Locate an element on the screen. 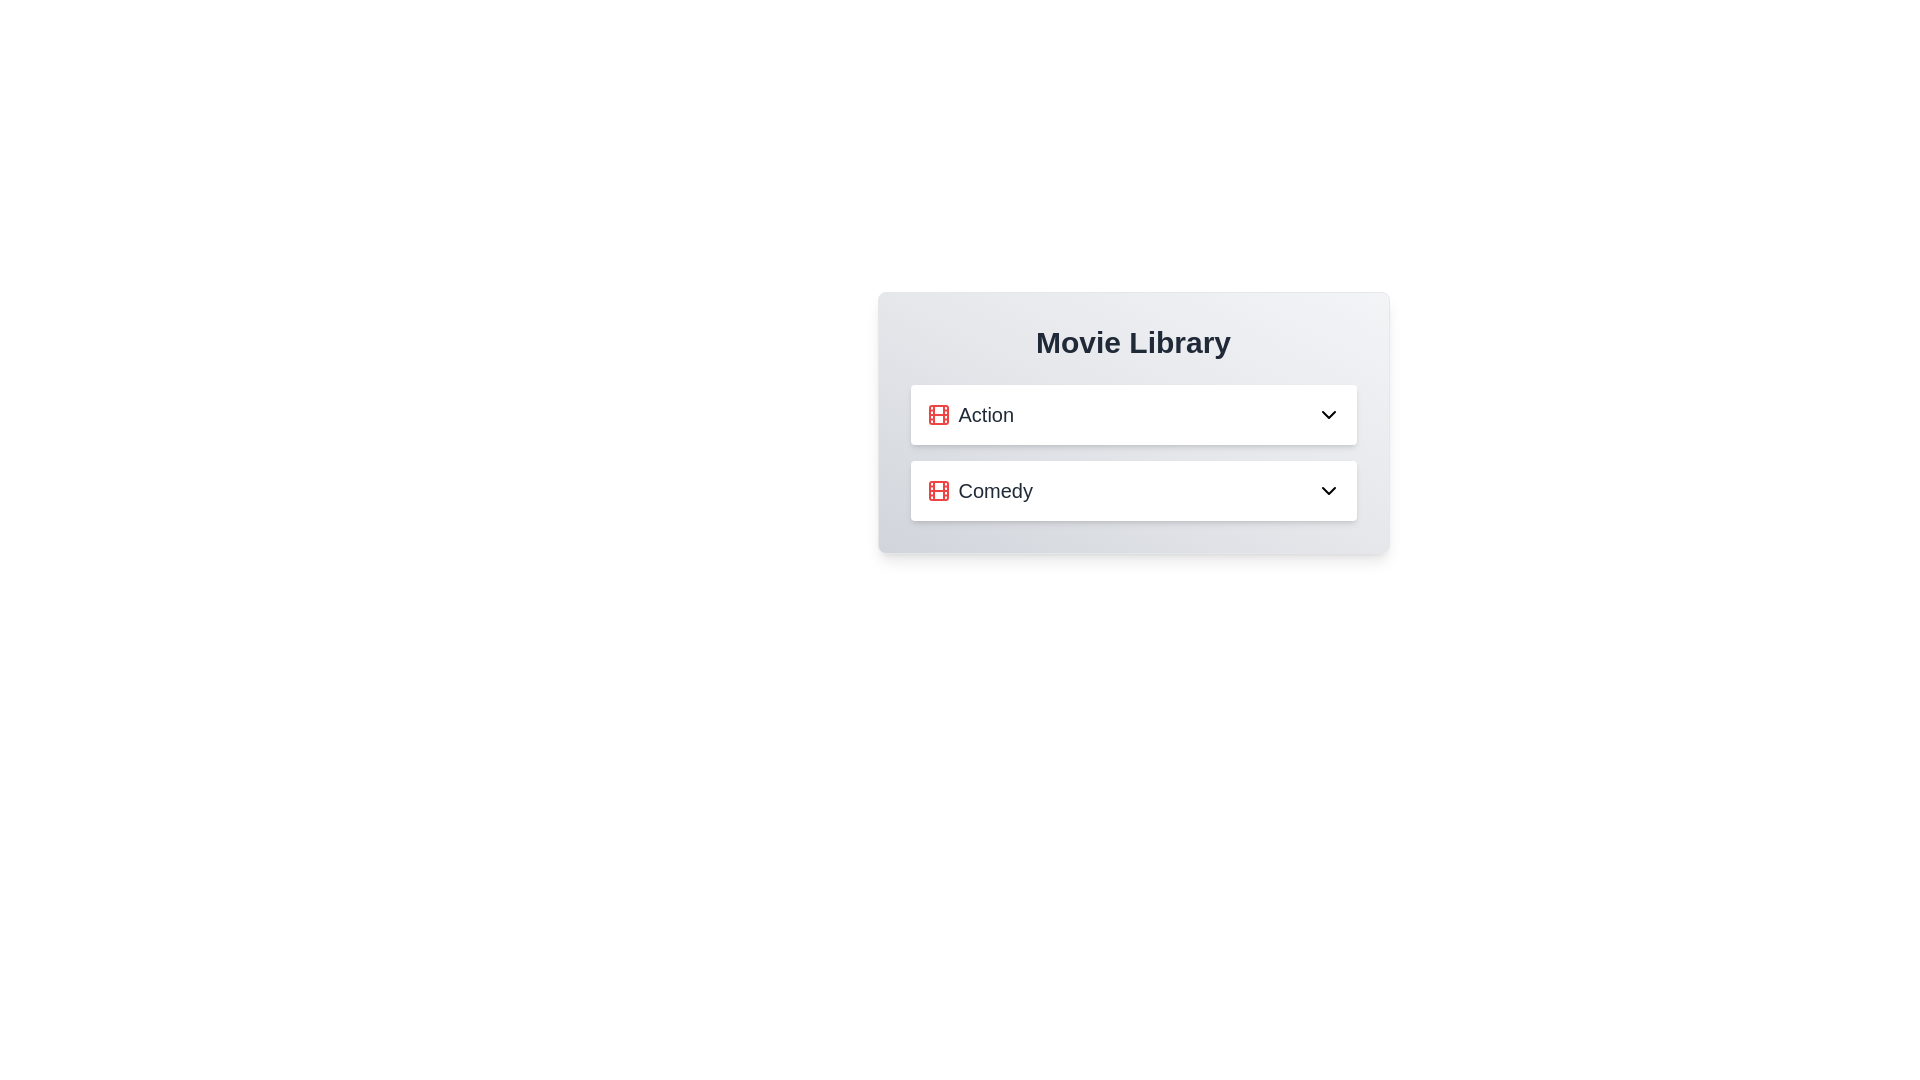 The image size is (1920, 1080). the Action Button to observe the hover effect is located at coordinates (1133, 414).